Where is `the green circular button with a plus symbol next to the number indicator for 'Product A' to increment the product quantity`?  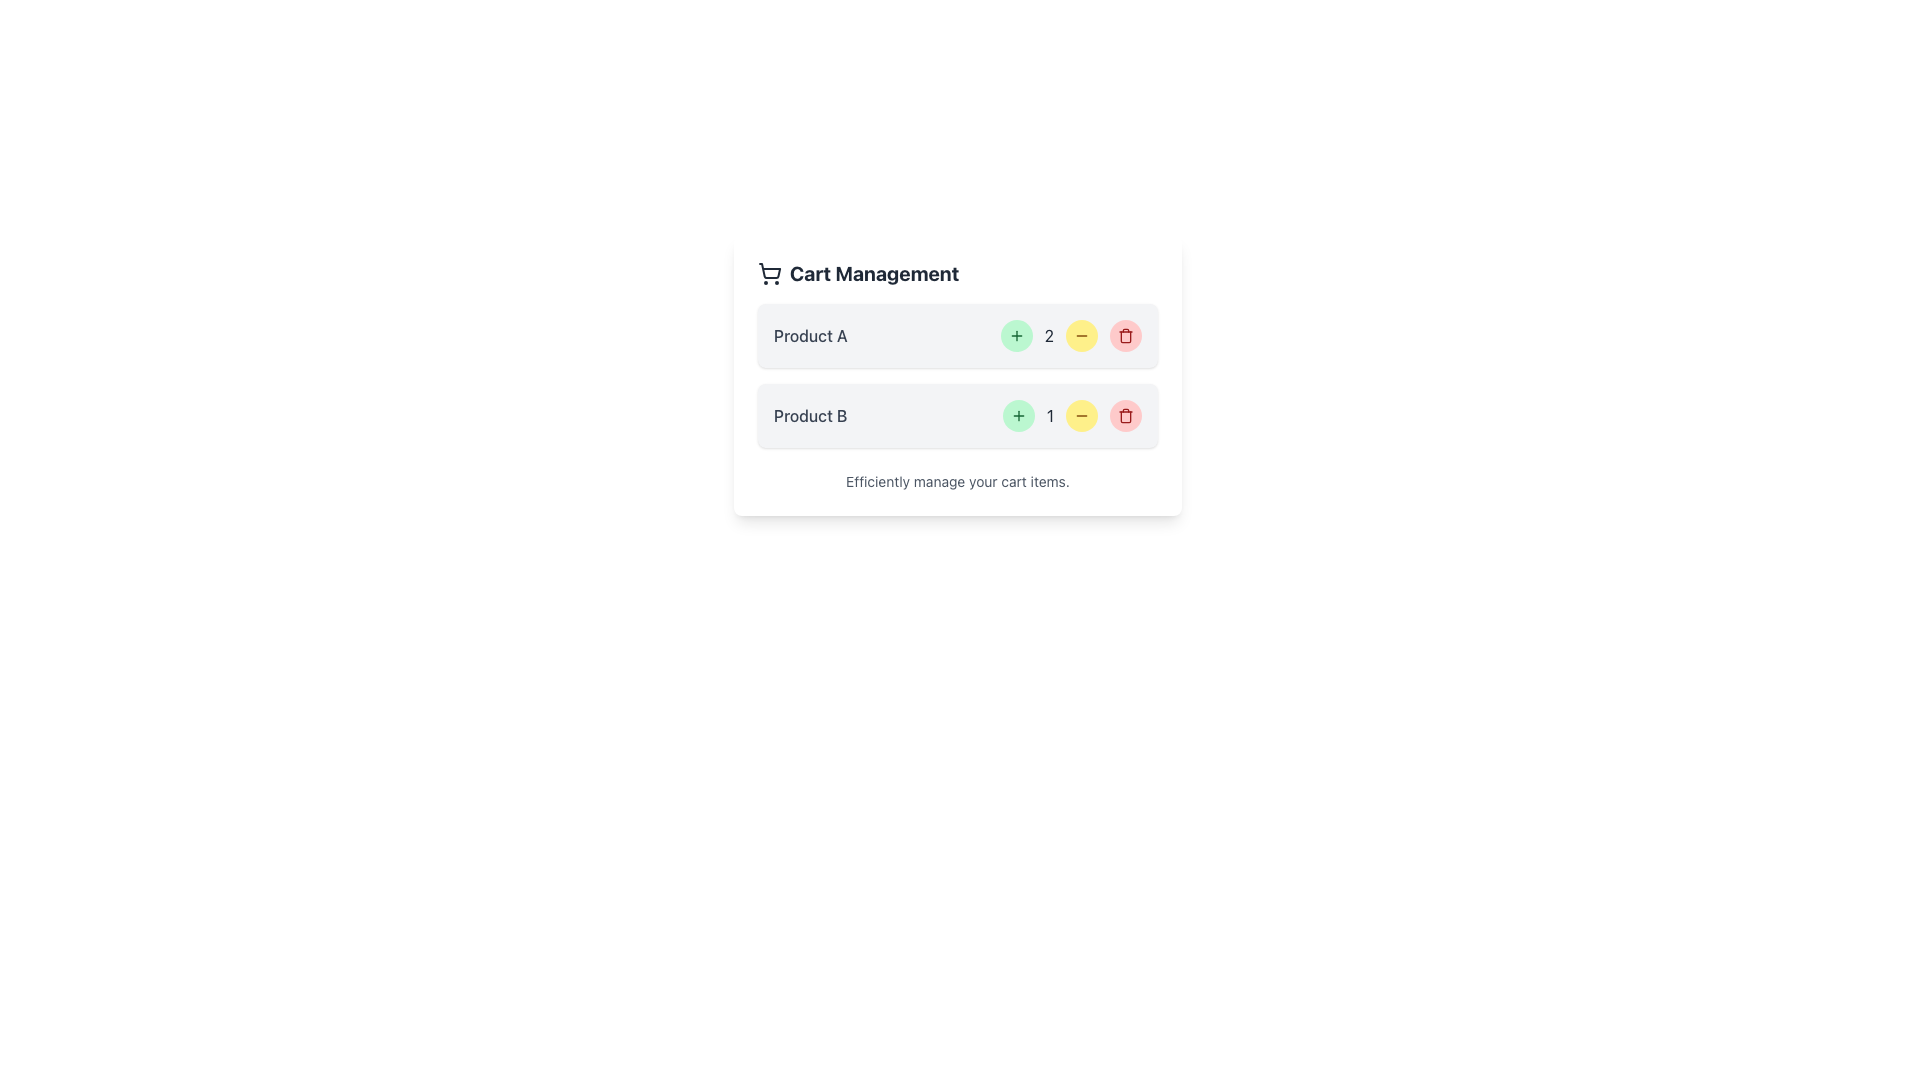 the green circular button with a plus symbol next to the number indicator for 'Product A' to increment the product quantity is located at coordinates (1016, 334).